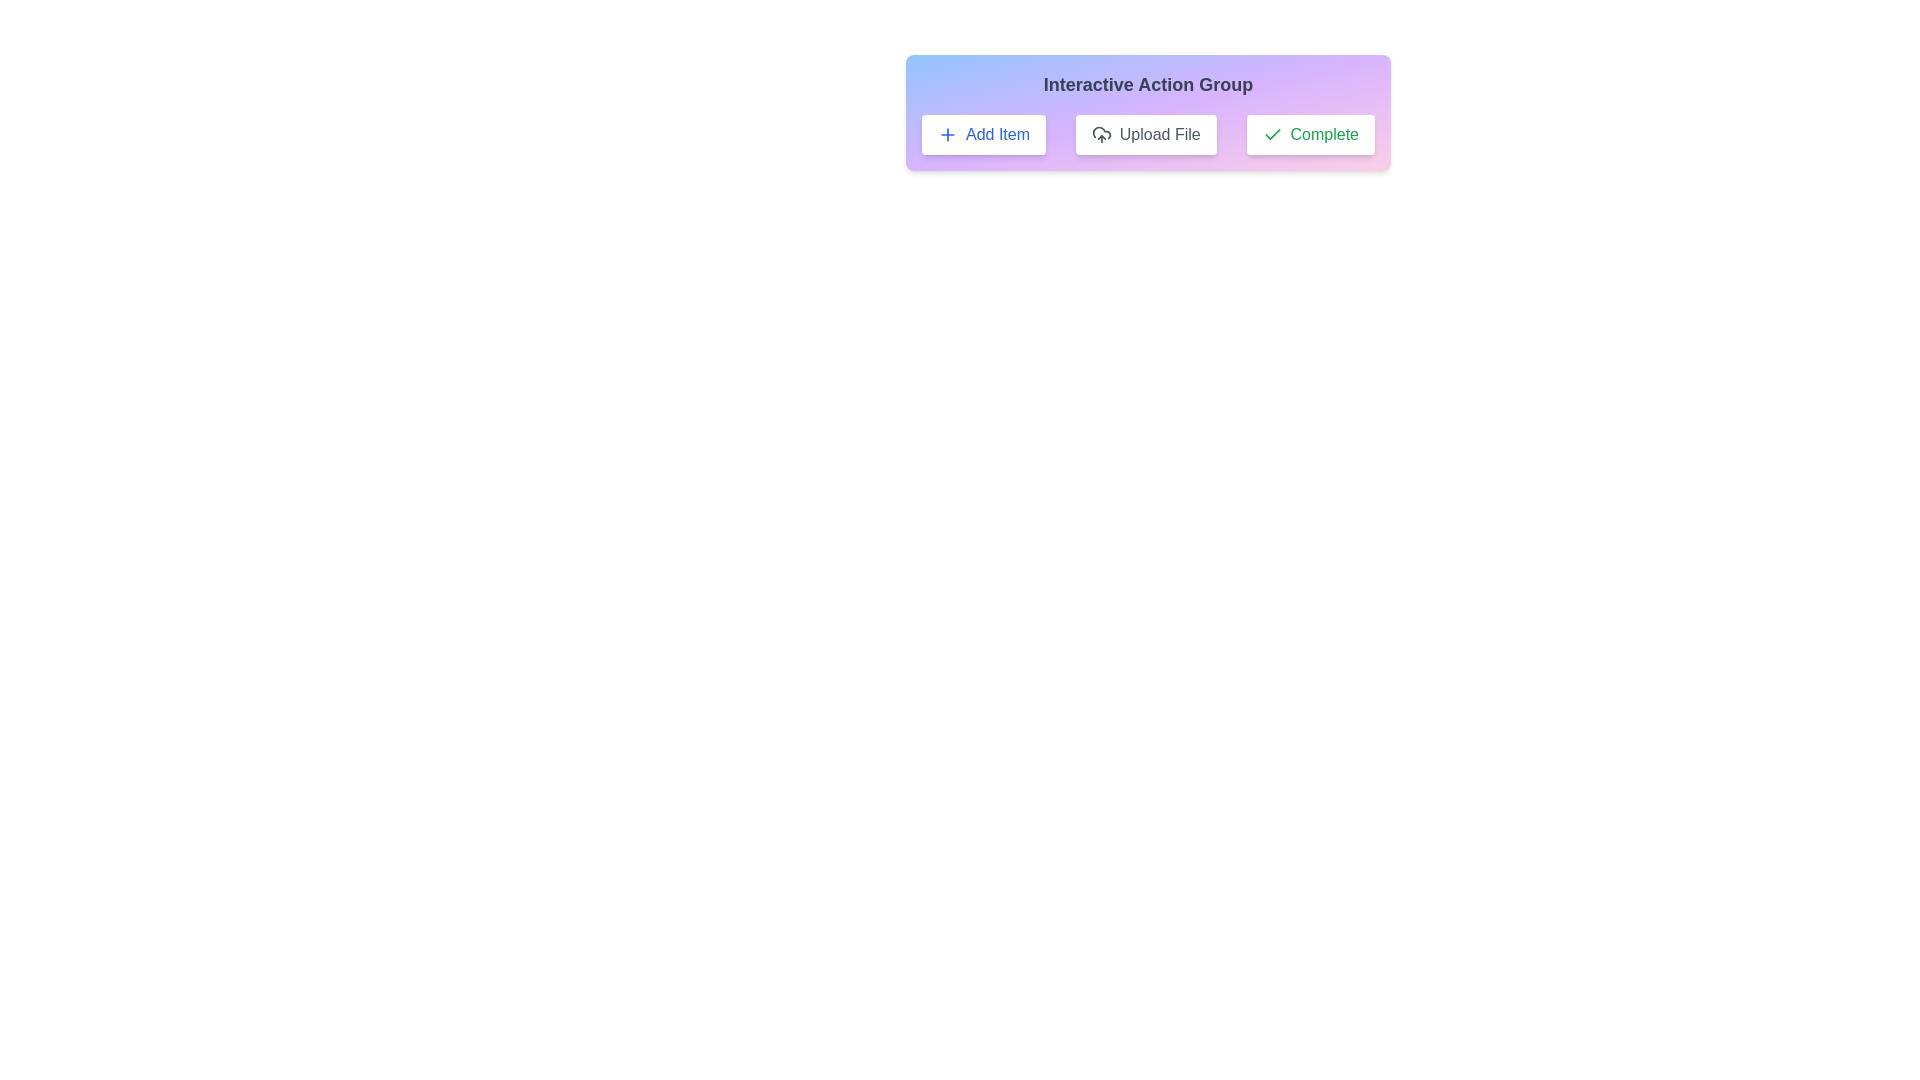 The image size is (1920, 1080). Describe the element at coordinates (947, 135) in the screenshot. I see `the 'Add Item' button icon` at that location.